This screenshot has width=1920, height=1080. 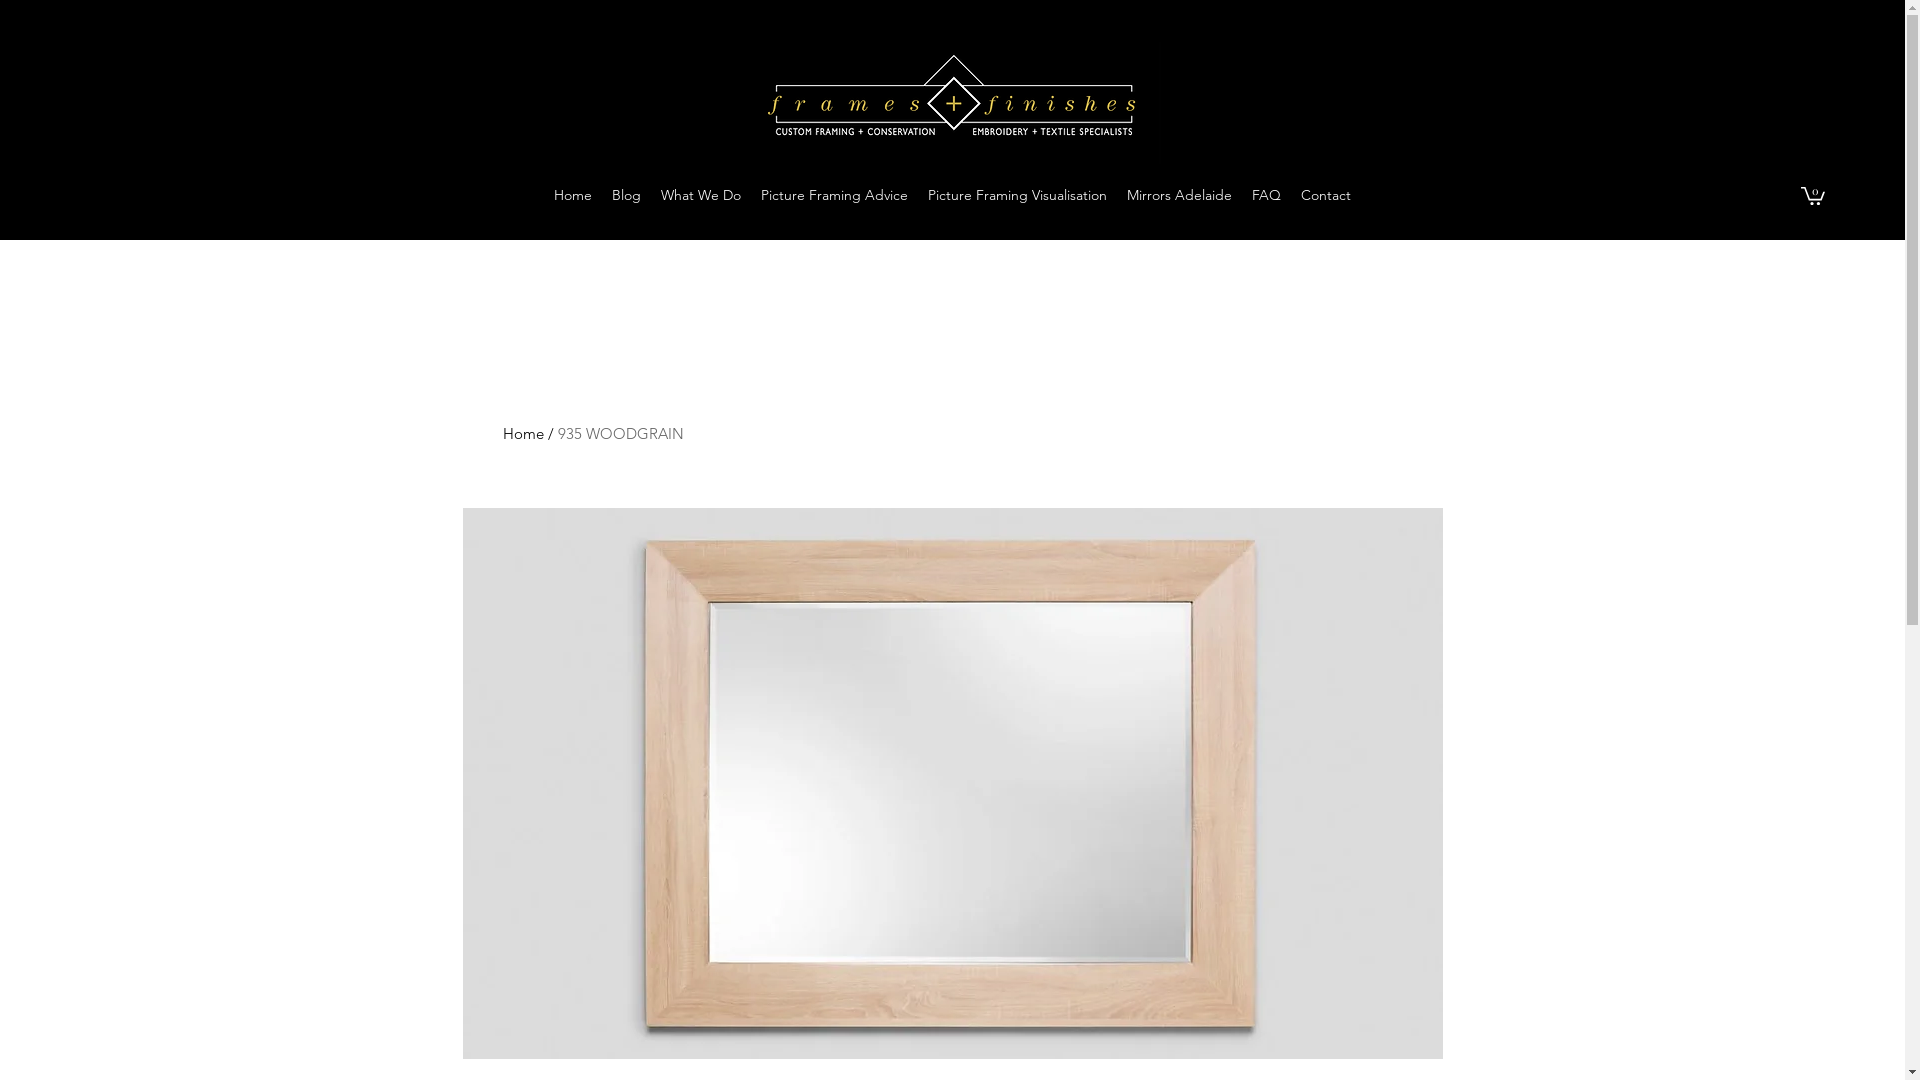 I want to click on 'Picture Framing Advice', so click(x=834, y=195).